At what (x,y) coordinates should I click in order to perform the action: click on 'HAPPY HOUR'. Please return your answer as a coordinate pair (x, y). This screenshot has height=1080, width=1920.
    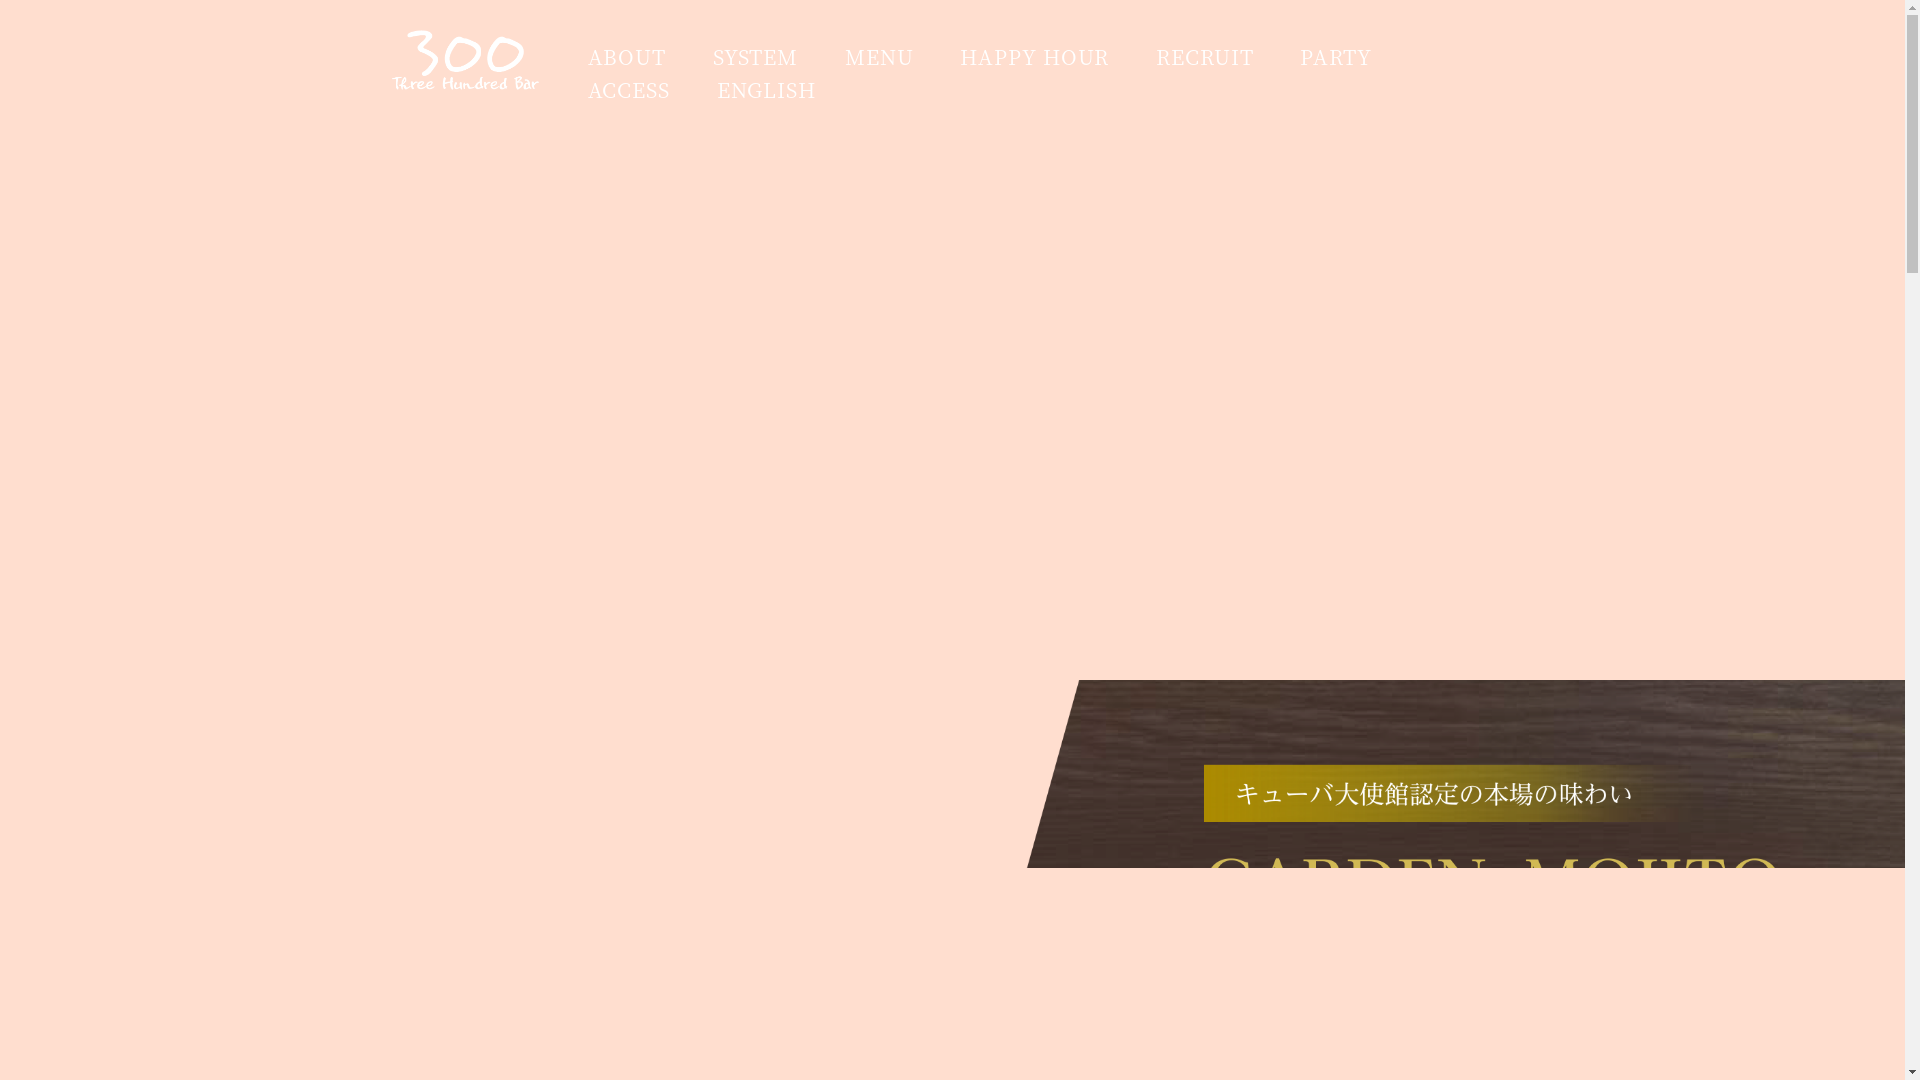
    Looking at the image, I should click on (1034, 56).